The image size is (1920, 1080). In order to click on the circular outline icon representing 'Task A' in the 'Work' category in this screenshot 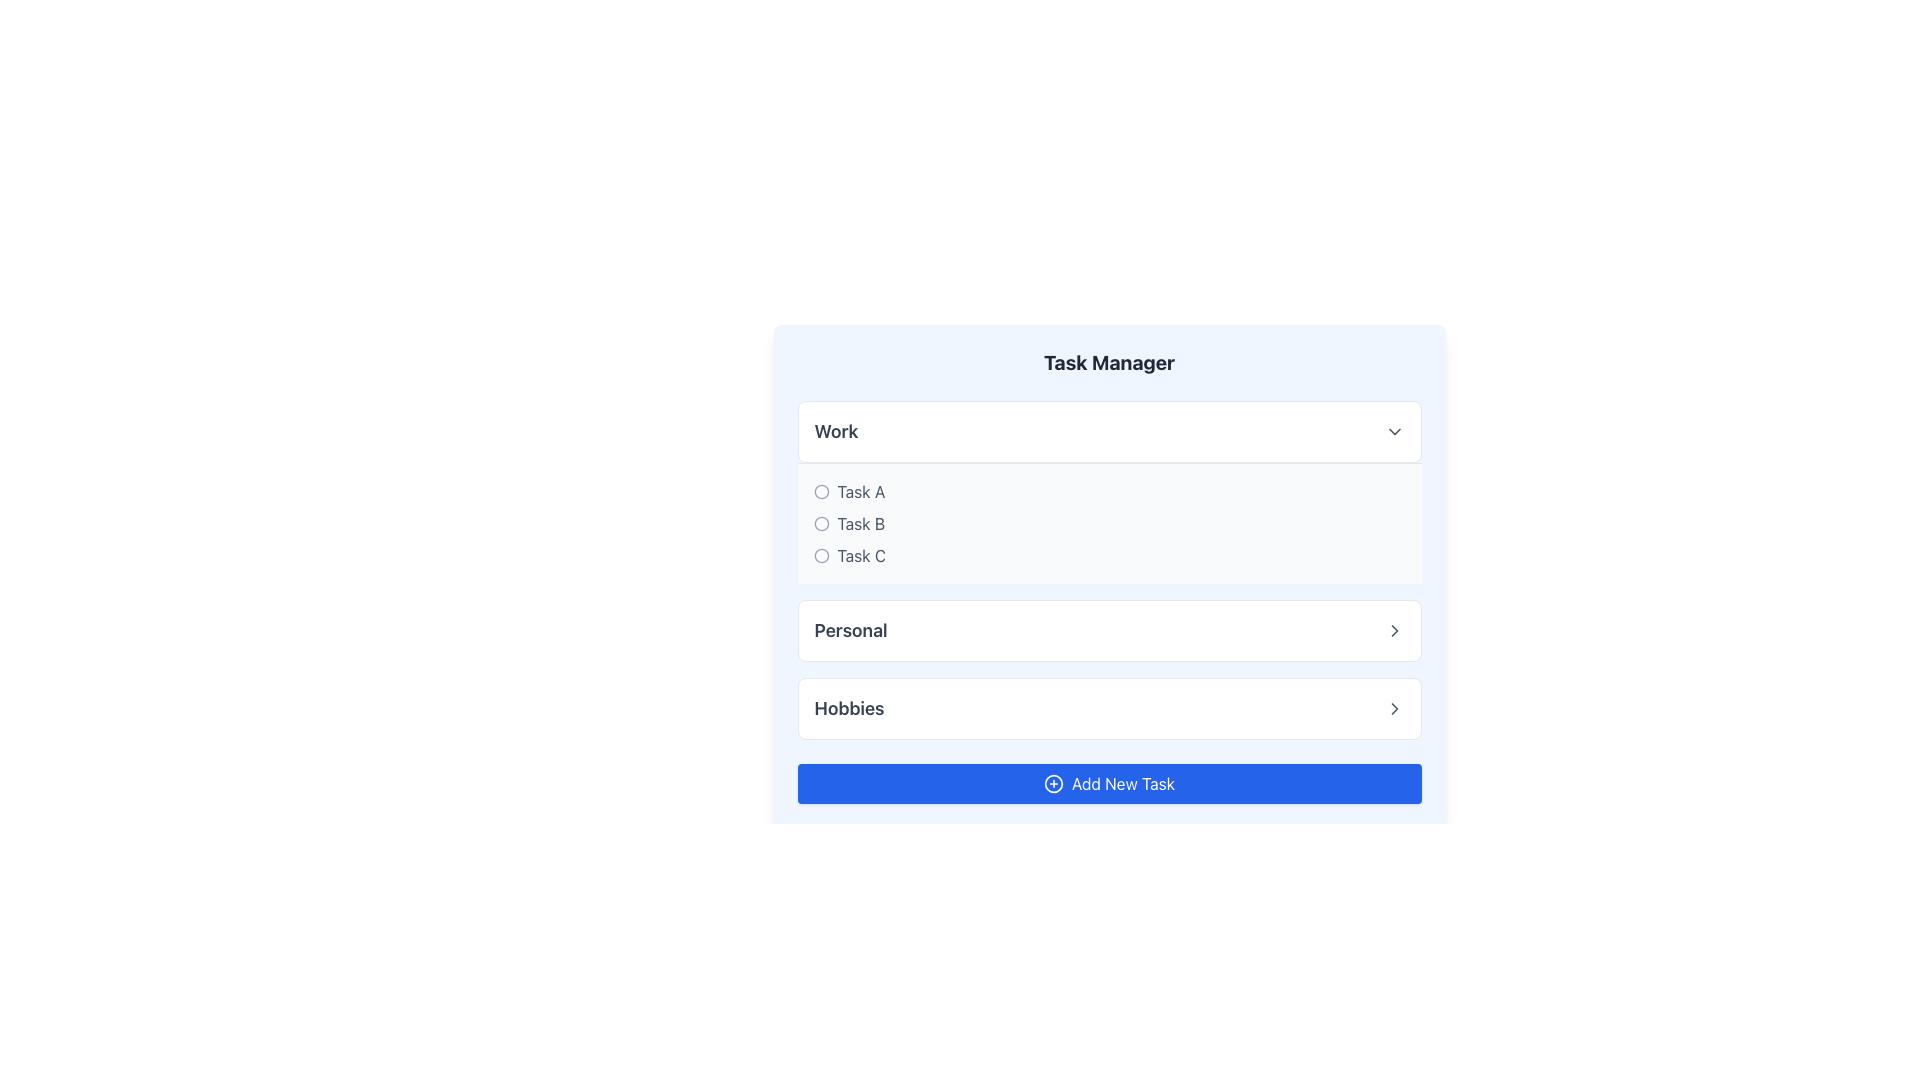, I will do `click(821, 492)`.